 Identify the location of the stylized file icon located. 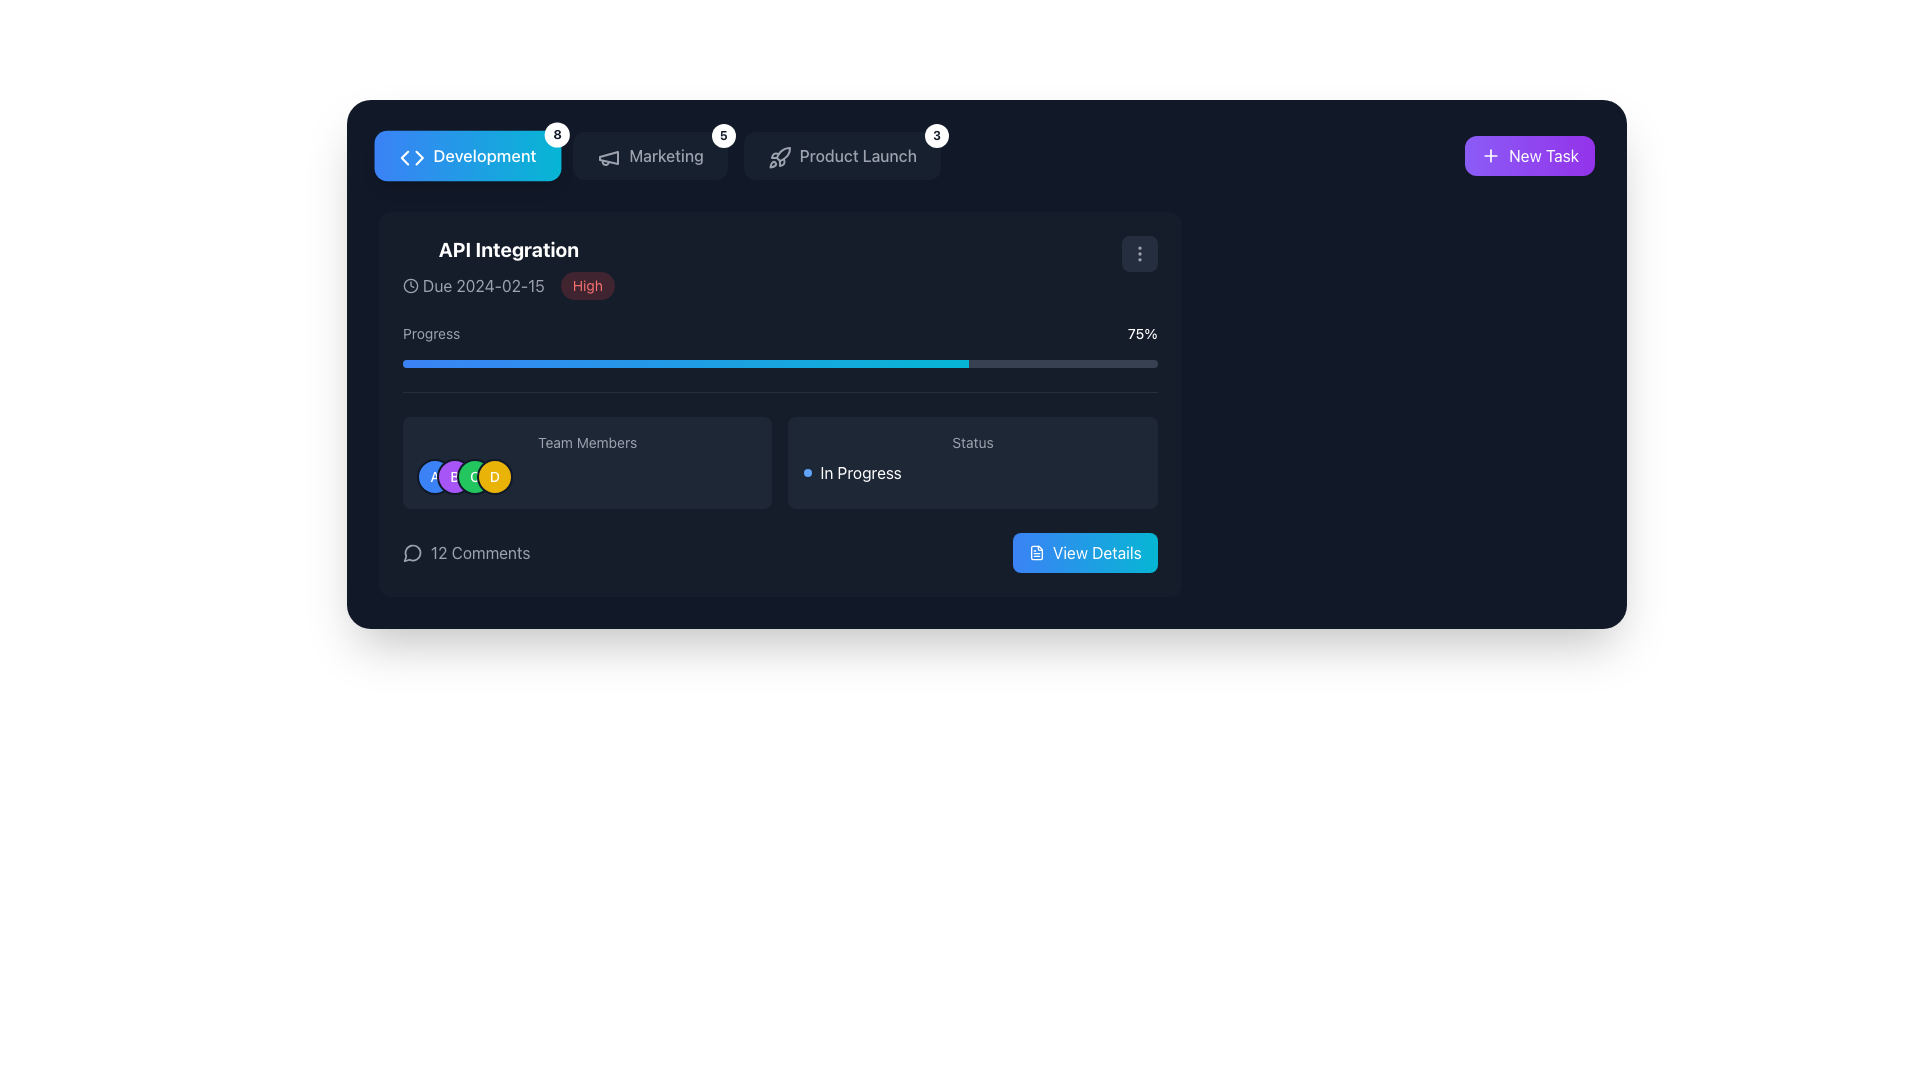
(1036, 552).